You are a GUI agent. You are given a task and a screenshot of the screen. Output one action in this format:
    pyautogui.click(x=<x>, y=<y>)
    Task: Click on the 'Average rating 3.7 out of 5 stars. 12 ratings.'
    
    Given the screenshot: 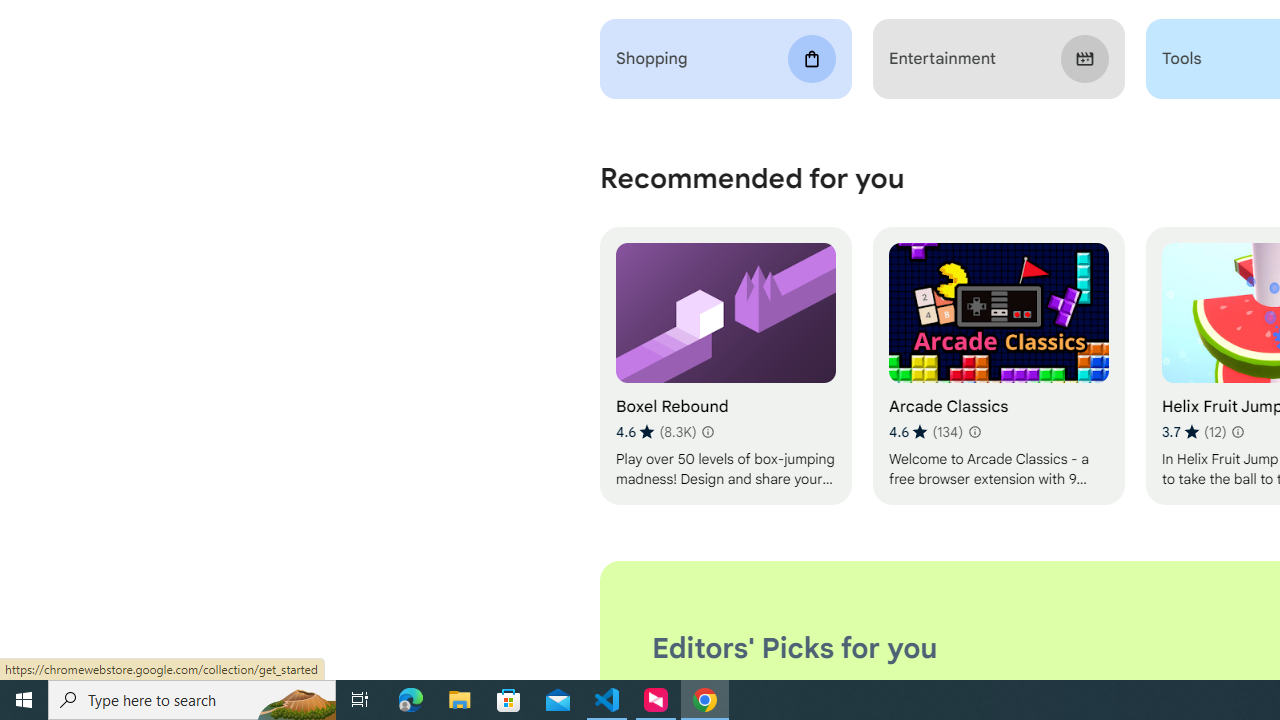 What is the action you would take?
    pyautogui.click(x=1194, y=431)
    